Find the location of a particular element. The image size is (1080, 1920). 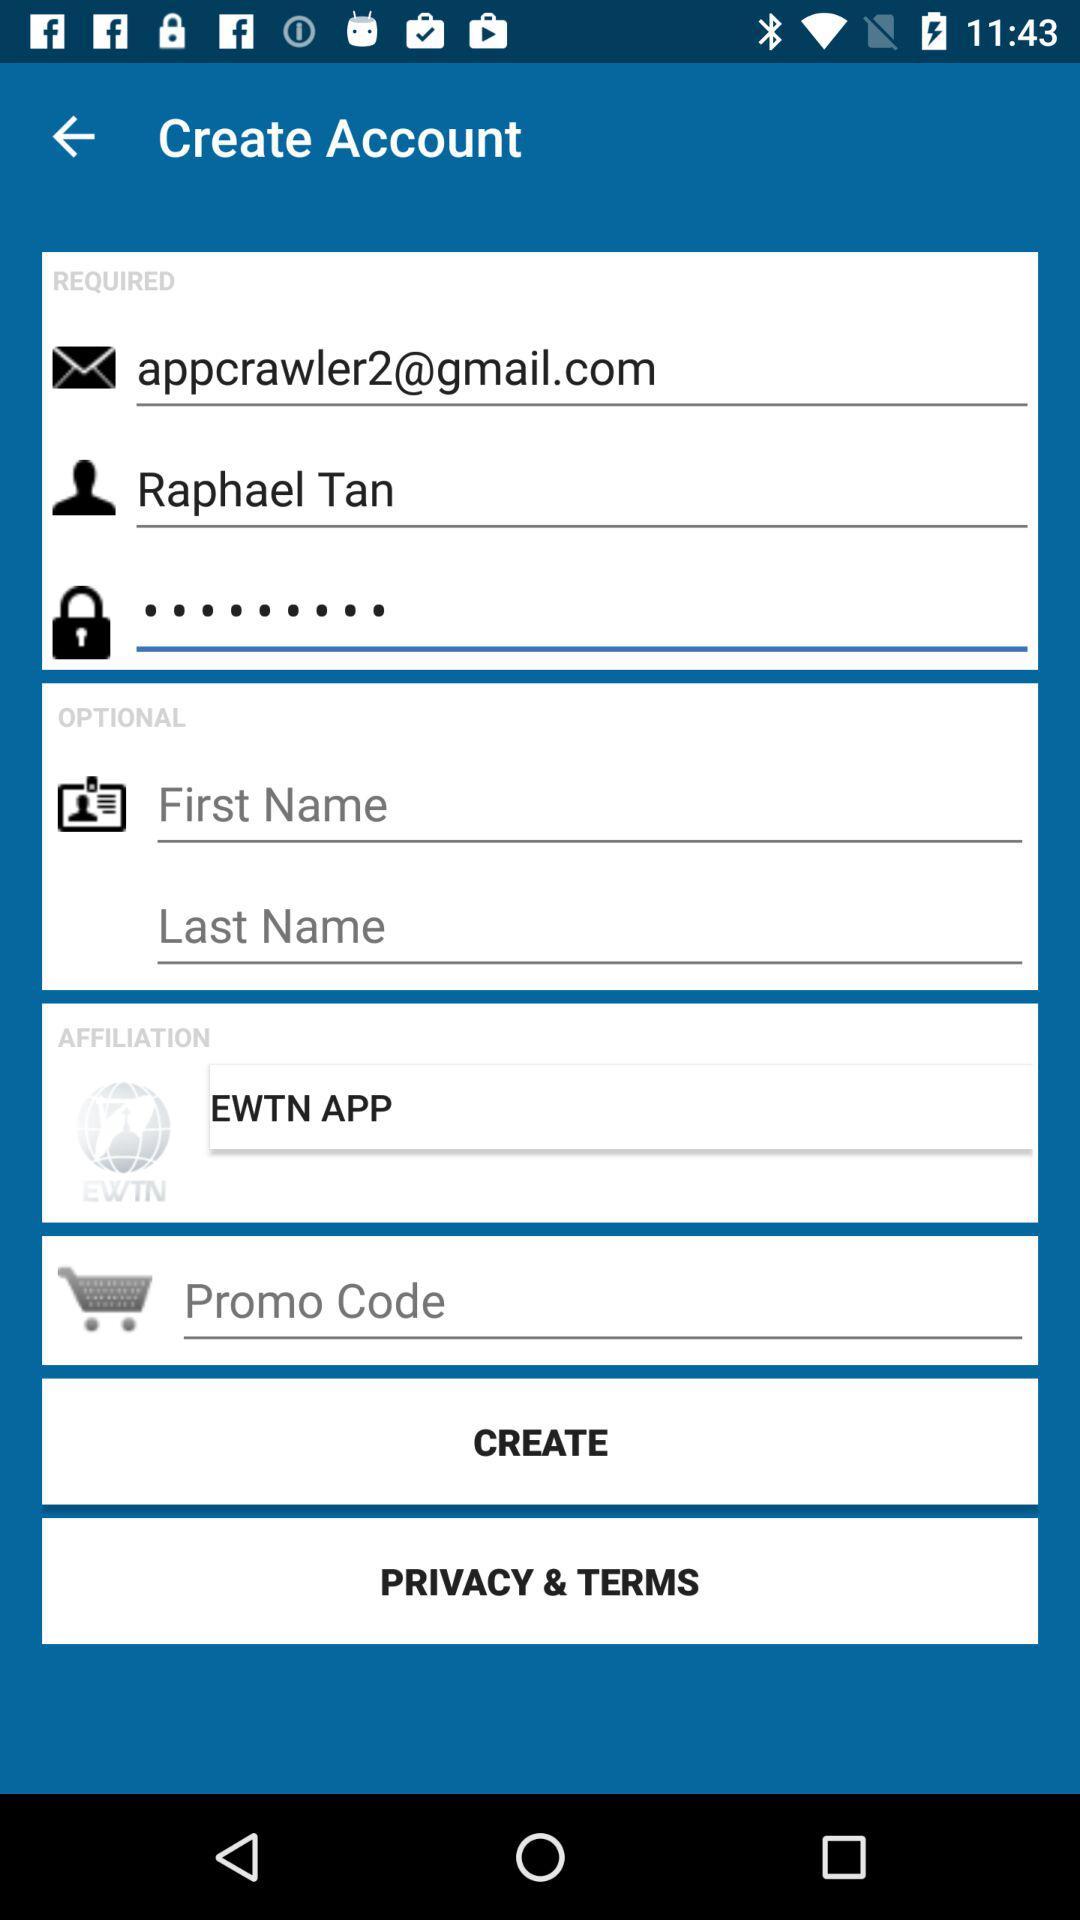

last name is located at coordinates (588, 924).